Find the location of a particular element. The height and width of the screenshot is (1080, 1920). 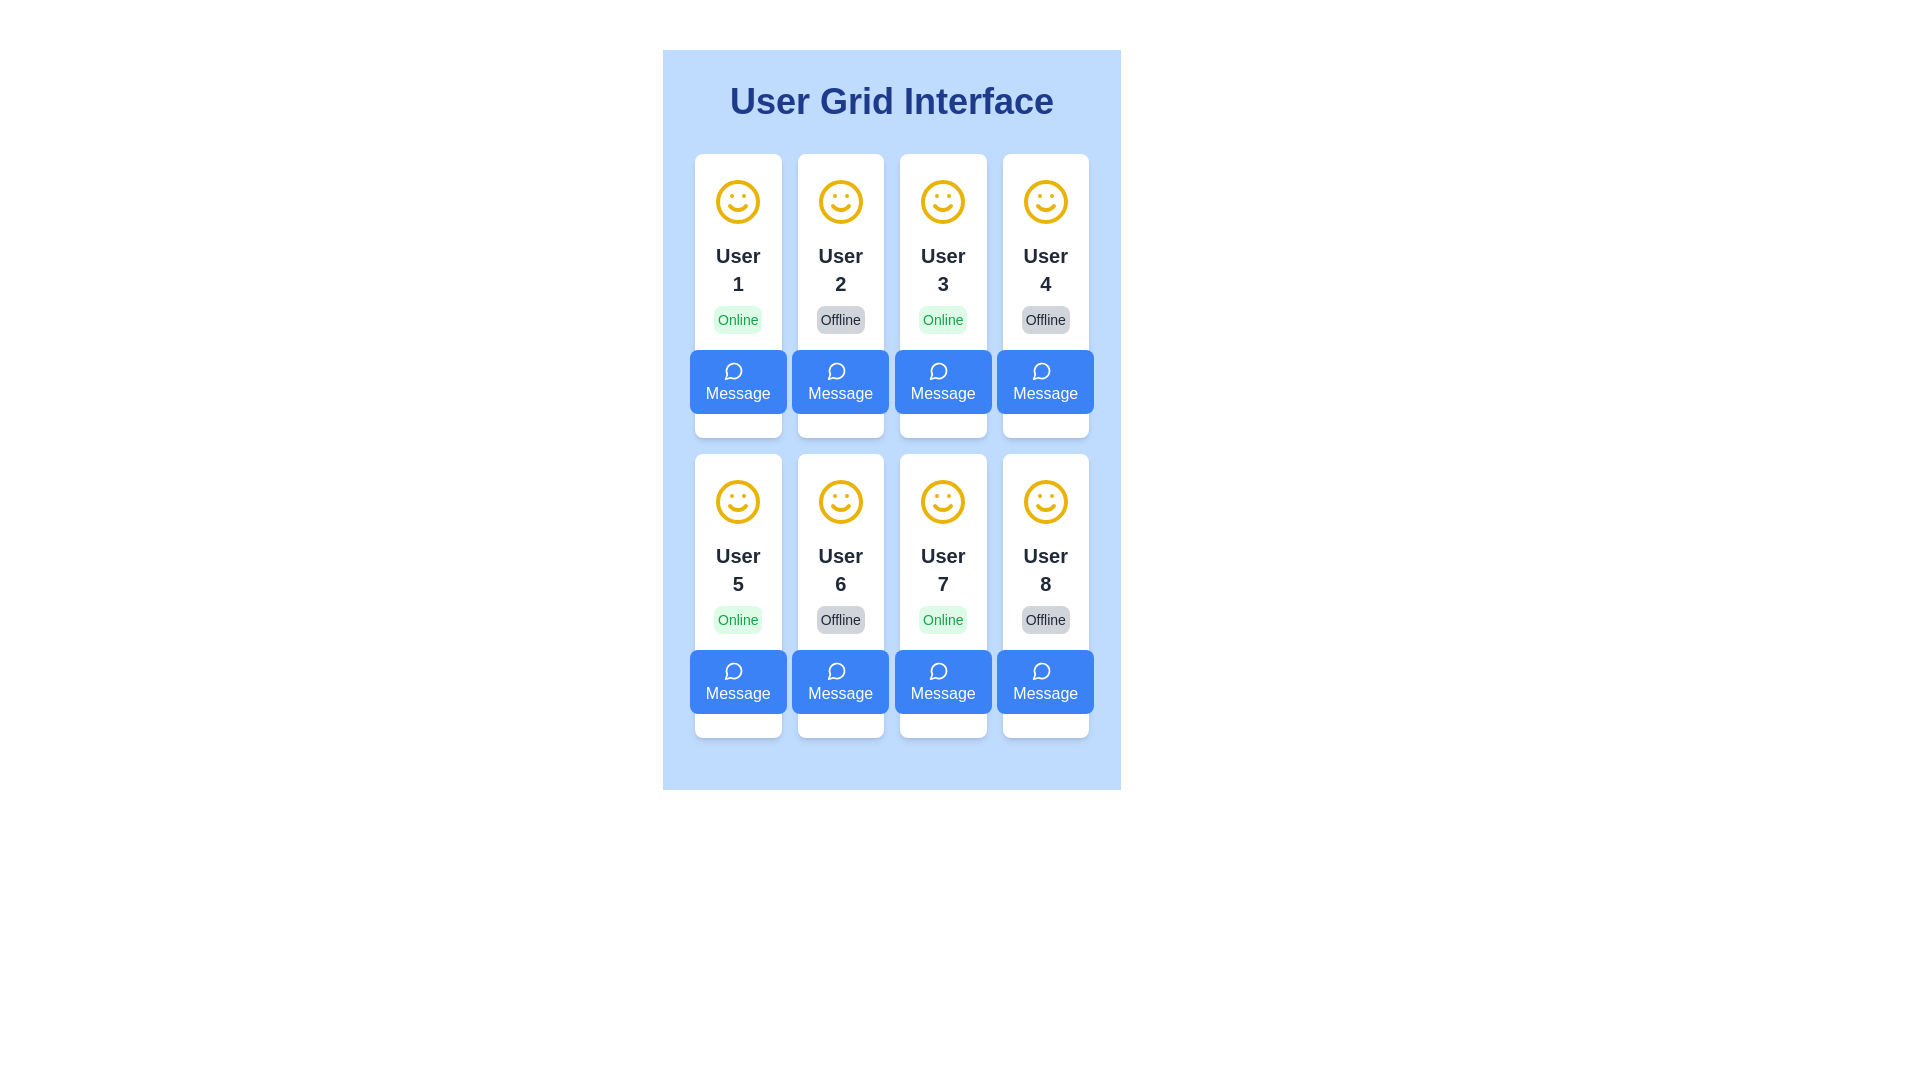

the text label displaying 'User 6' in bold black font, located in the second row and second column of the user card grid is located at coordinates (840, 570).